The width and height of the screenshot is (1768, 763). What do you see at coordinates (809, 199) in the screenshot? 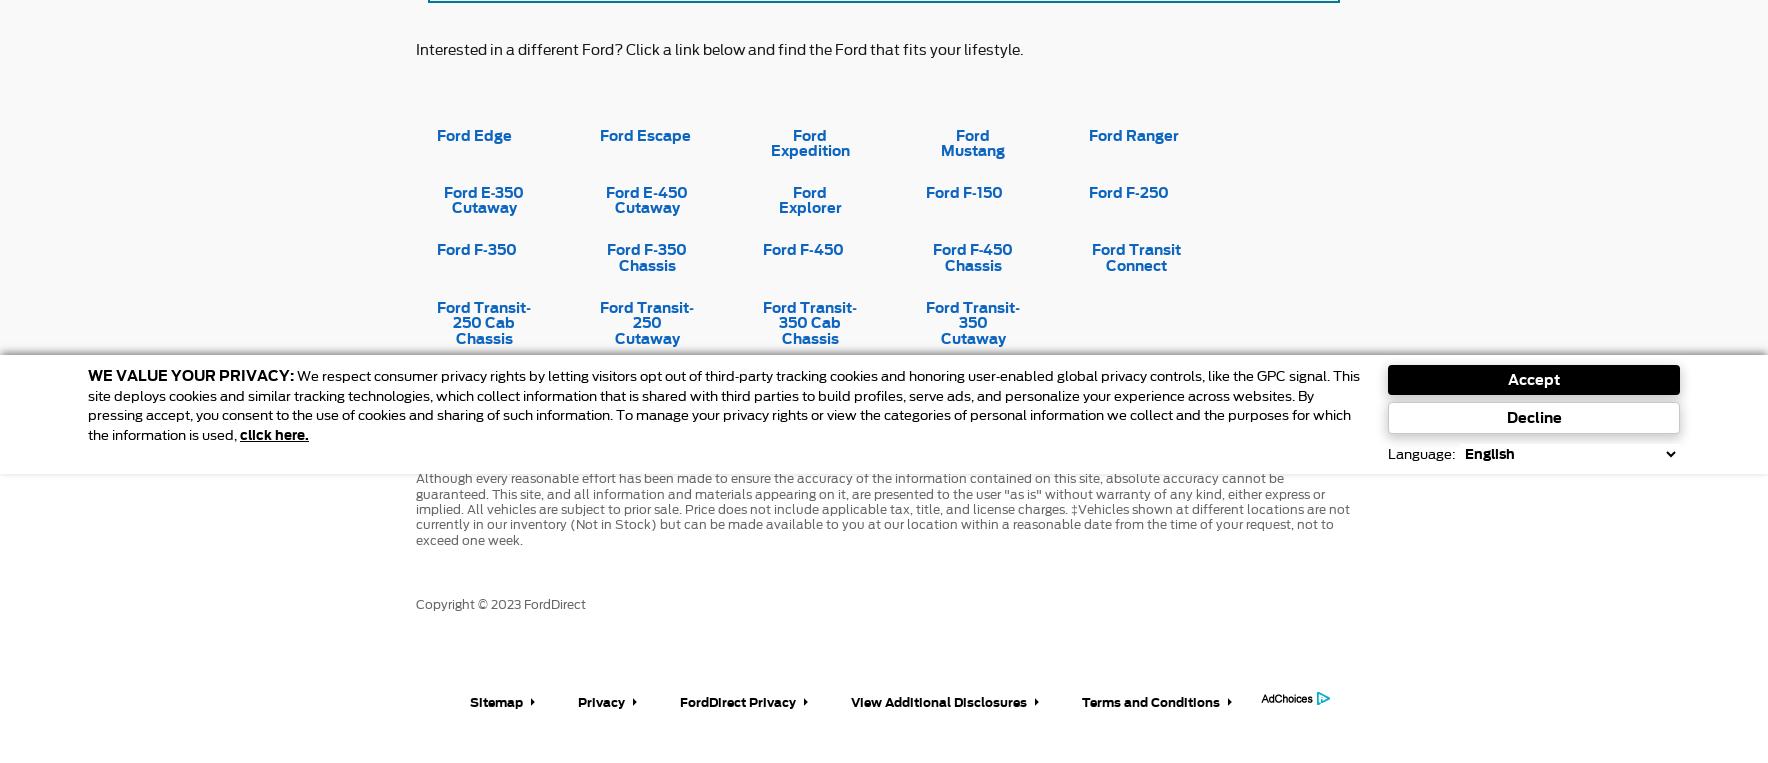
I see `'Ford Explorer'` at bounding box center [809, 199].